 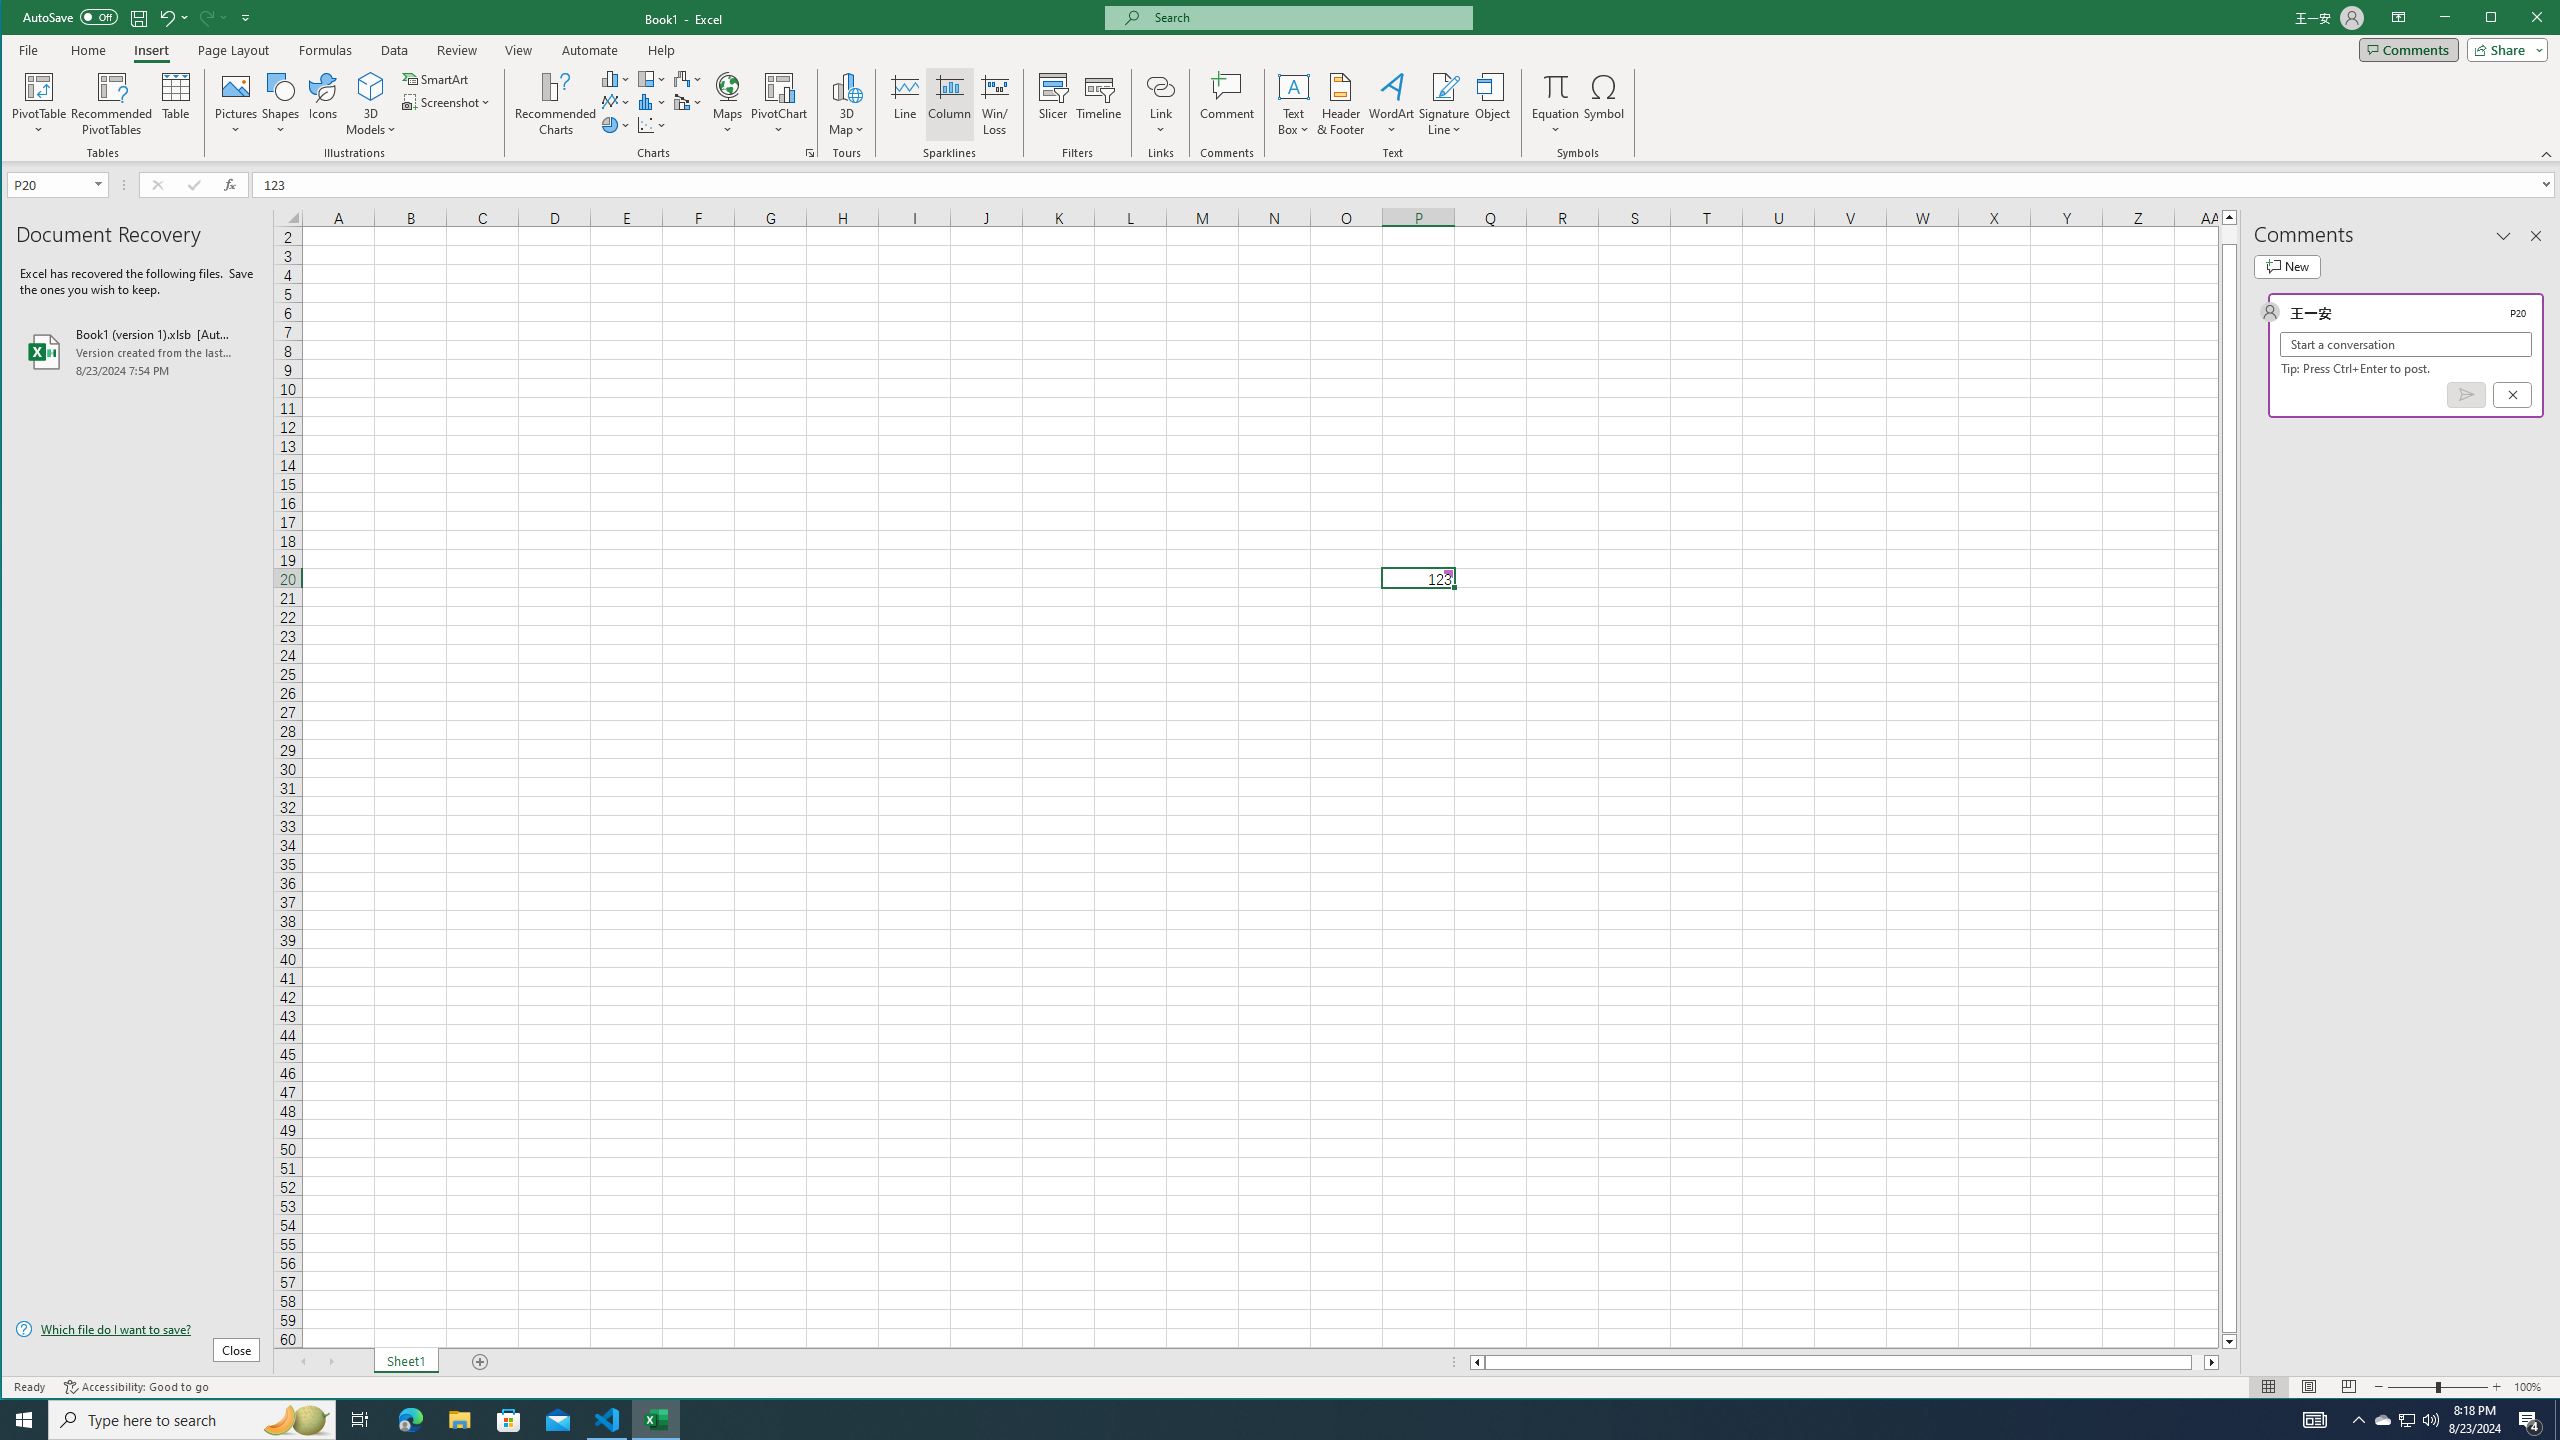 I want to click on 'Win/Loss', so click(x=994, y=103).